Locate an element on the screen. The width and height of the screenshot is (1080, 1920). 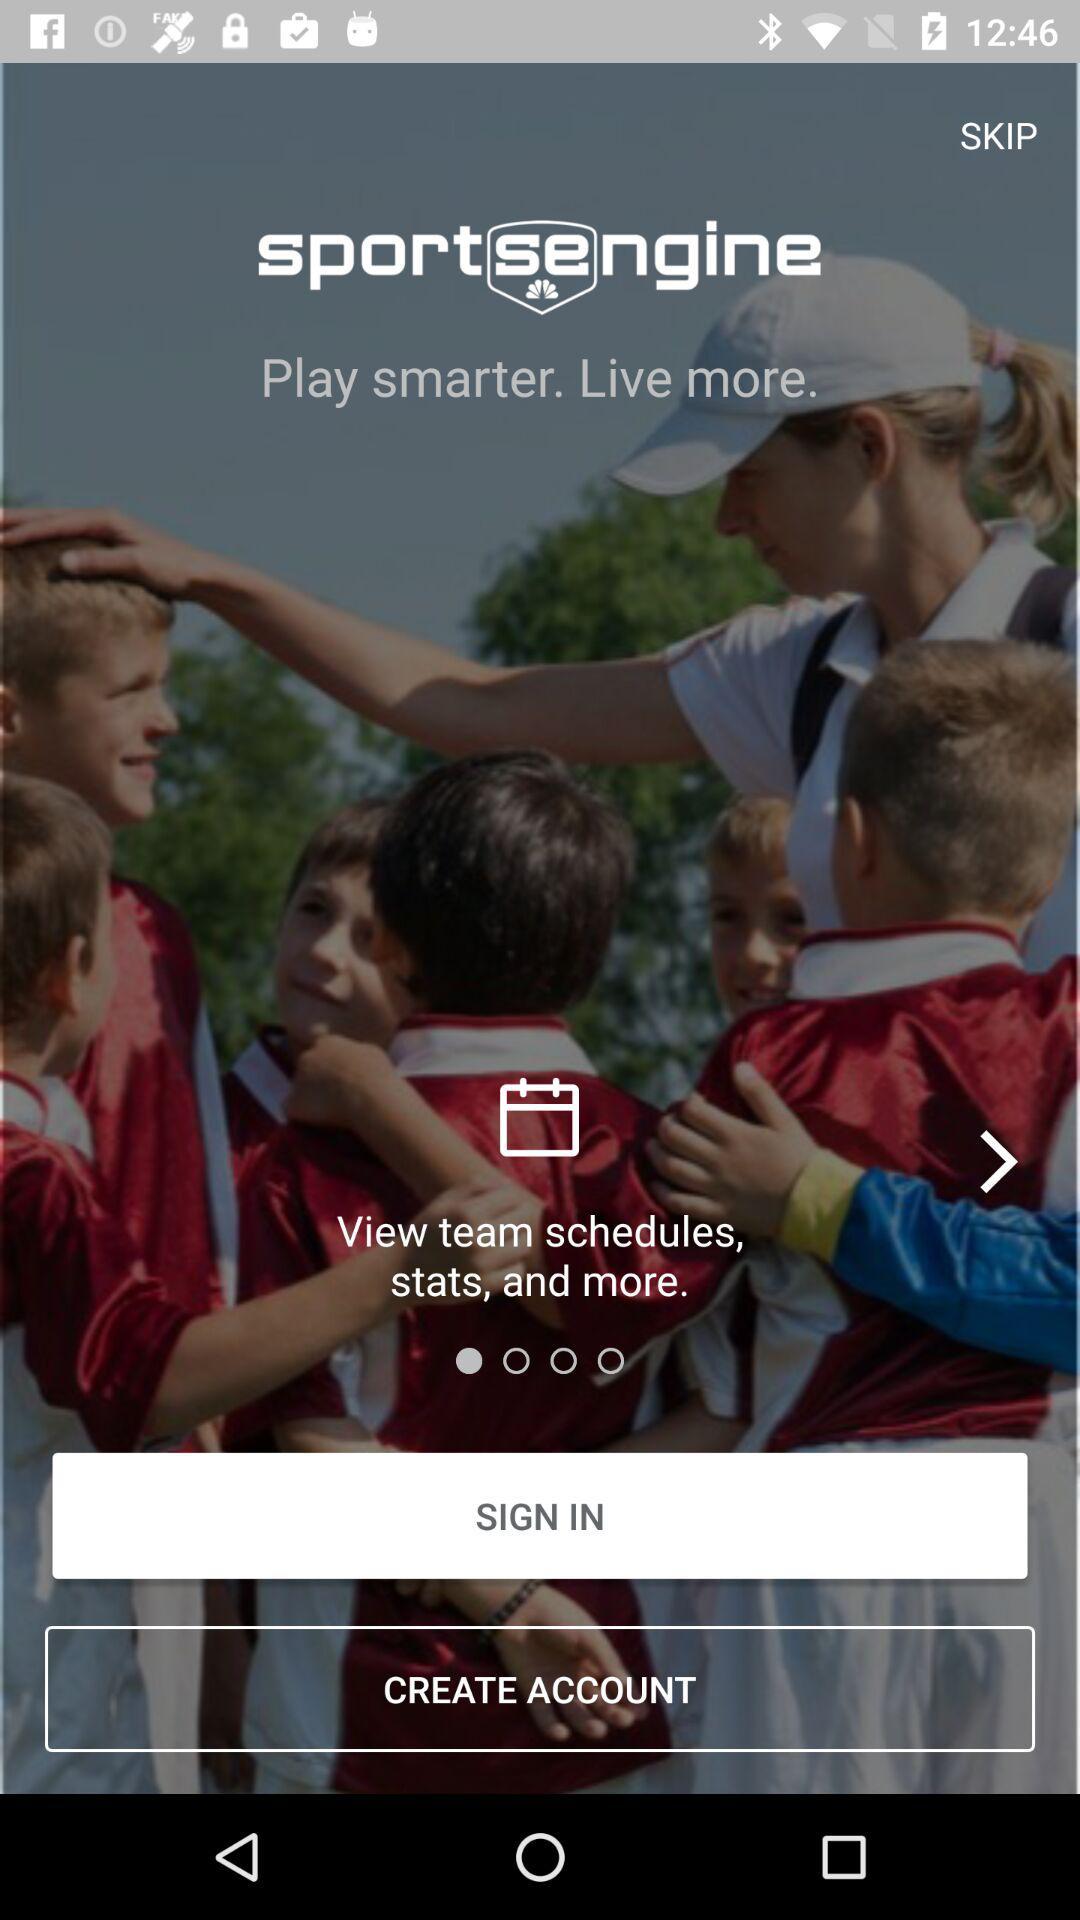
skip is located at coordinates (999, 133).